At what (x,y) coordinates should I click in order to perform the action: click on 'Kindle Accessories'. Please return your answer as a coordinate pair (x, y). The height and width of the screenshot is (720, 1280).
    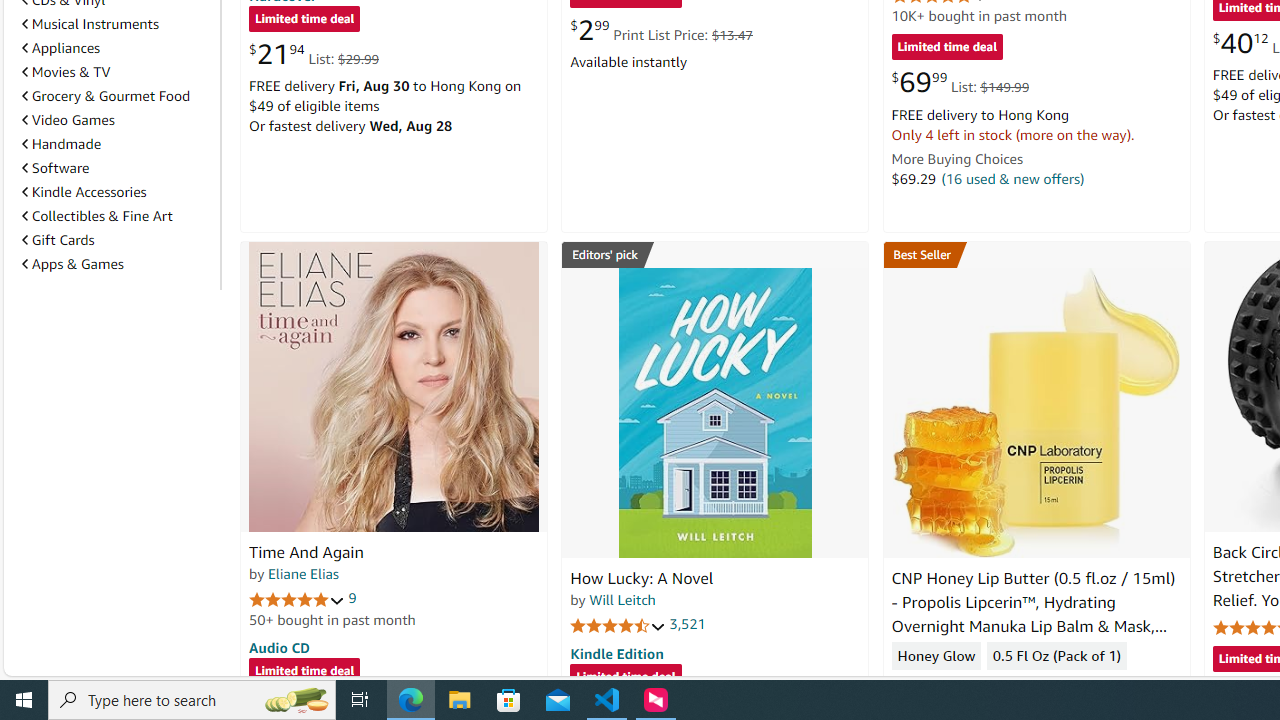
    Looking at the image, I should click on (116, 192).